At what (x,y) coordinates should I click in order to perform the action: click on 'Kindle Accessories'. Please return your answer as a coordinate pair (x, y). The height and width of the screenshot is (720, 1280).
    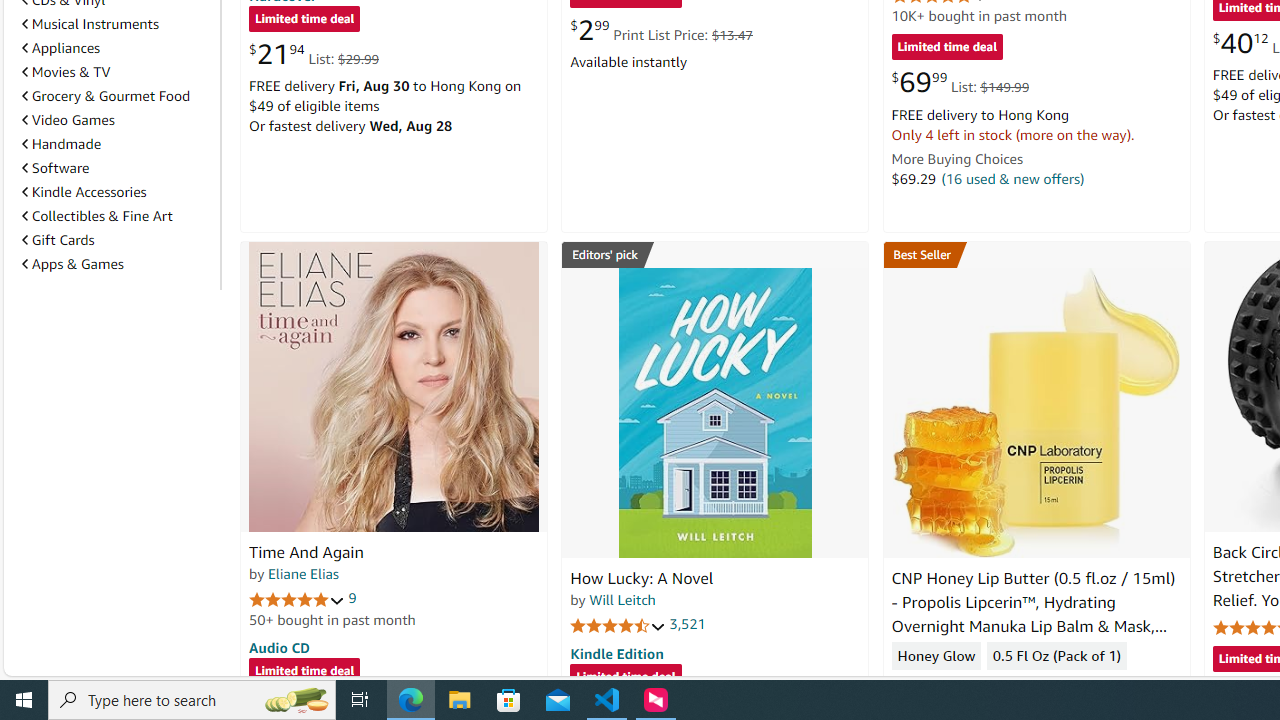
    Looking at the image, I should click on (116, 192).